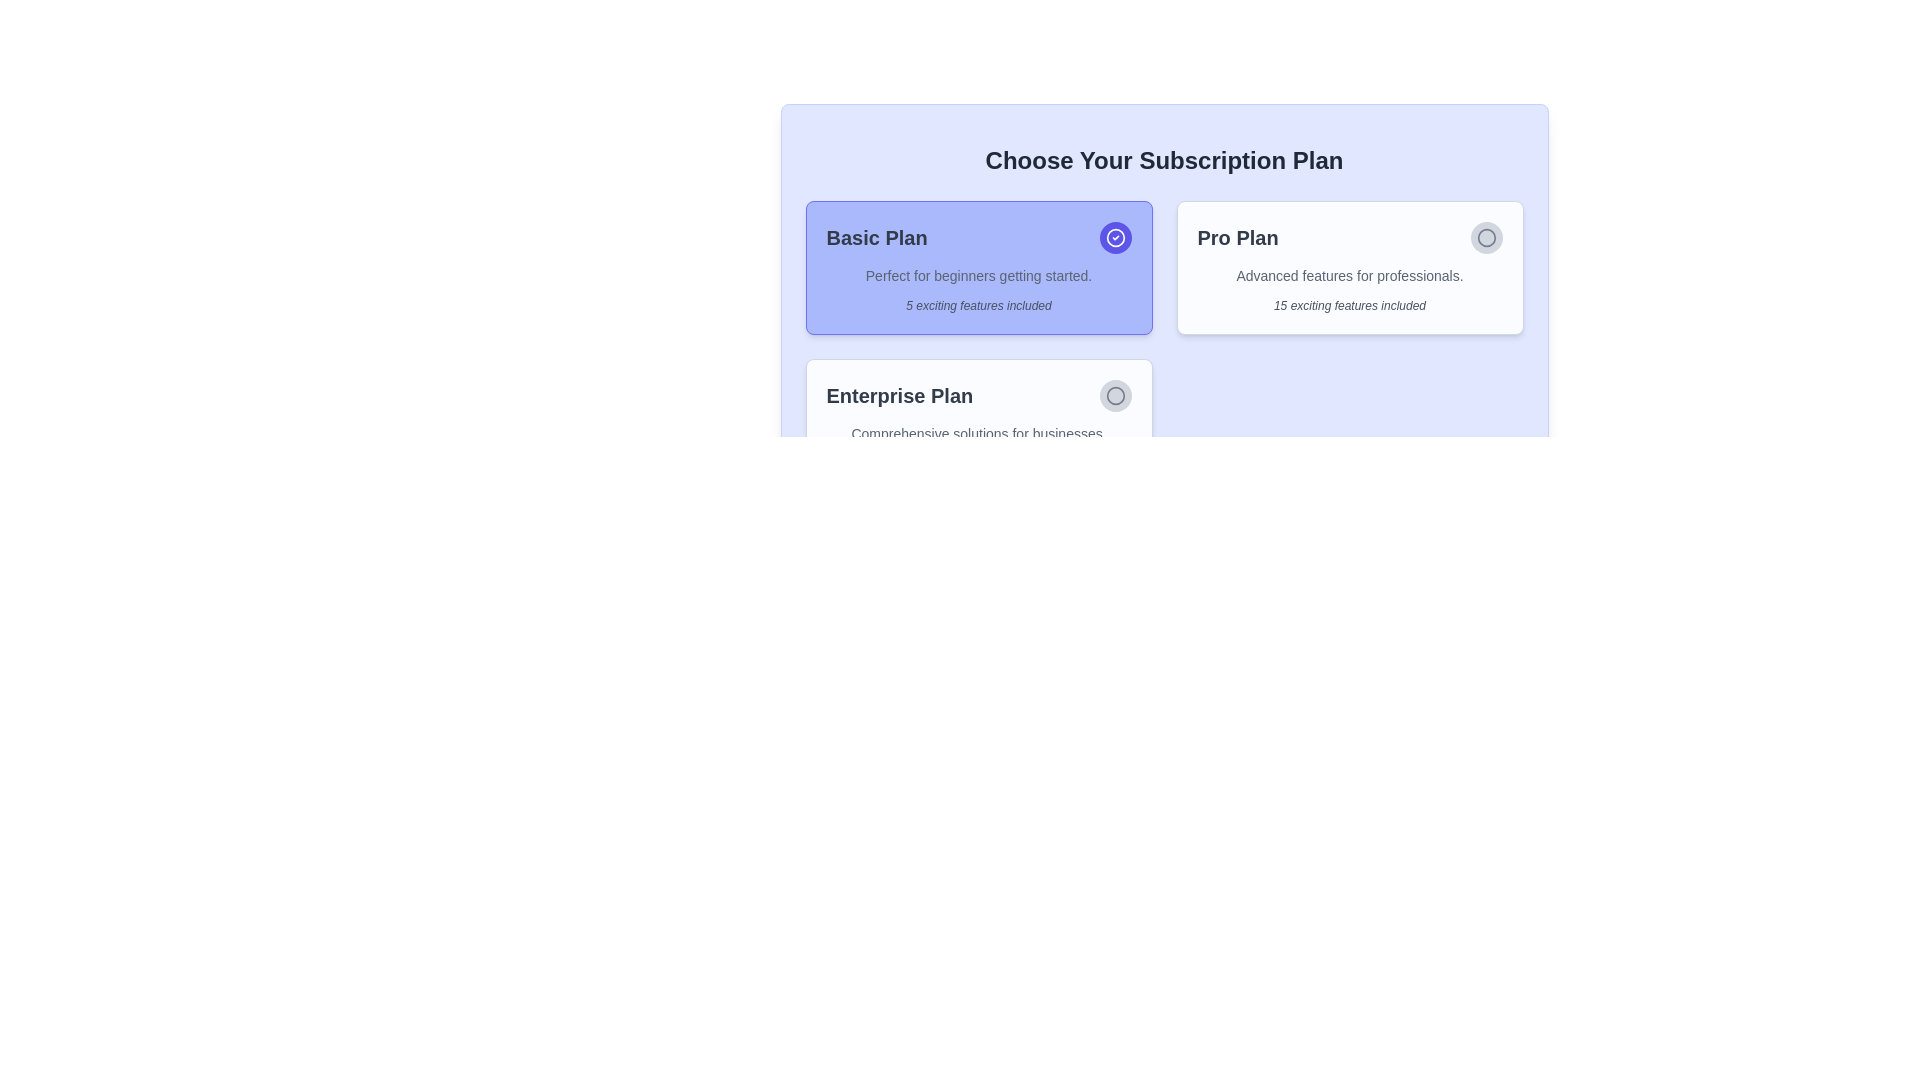  What do you see at coordinates (979, 305) in the screenshot?
I see `the Text Label that provides additional information about the Basic Plan, located at the bottom section of the 'Basic Plan' card beneath the descriptive text 'Perfect for beginners getting started.'` at bounding box center [979, 305].